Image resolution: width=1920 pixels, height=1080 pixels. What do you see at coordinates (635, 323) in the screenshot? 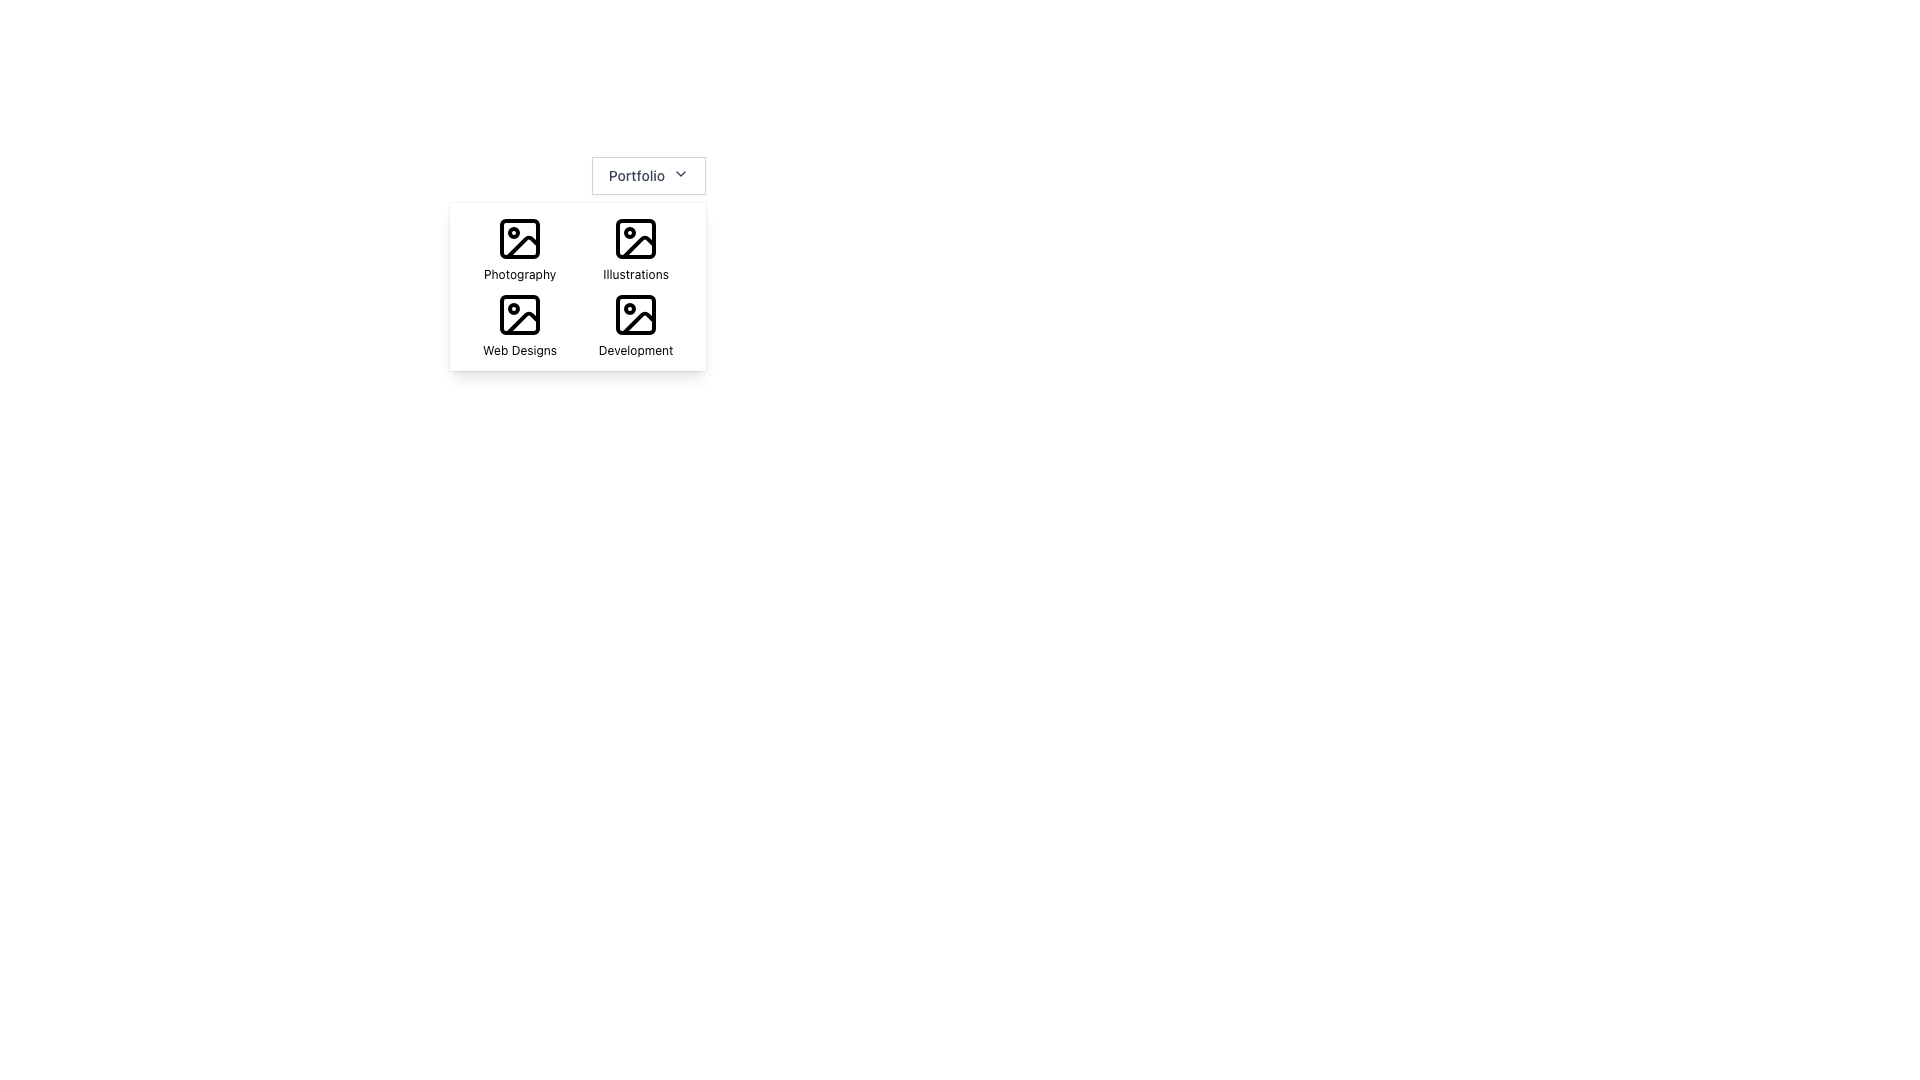
I see `the 'Development' icon with label located in the bottom-right corner of a 2x2 grid layout` at bounding box center [635, 323].